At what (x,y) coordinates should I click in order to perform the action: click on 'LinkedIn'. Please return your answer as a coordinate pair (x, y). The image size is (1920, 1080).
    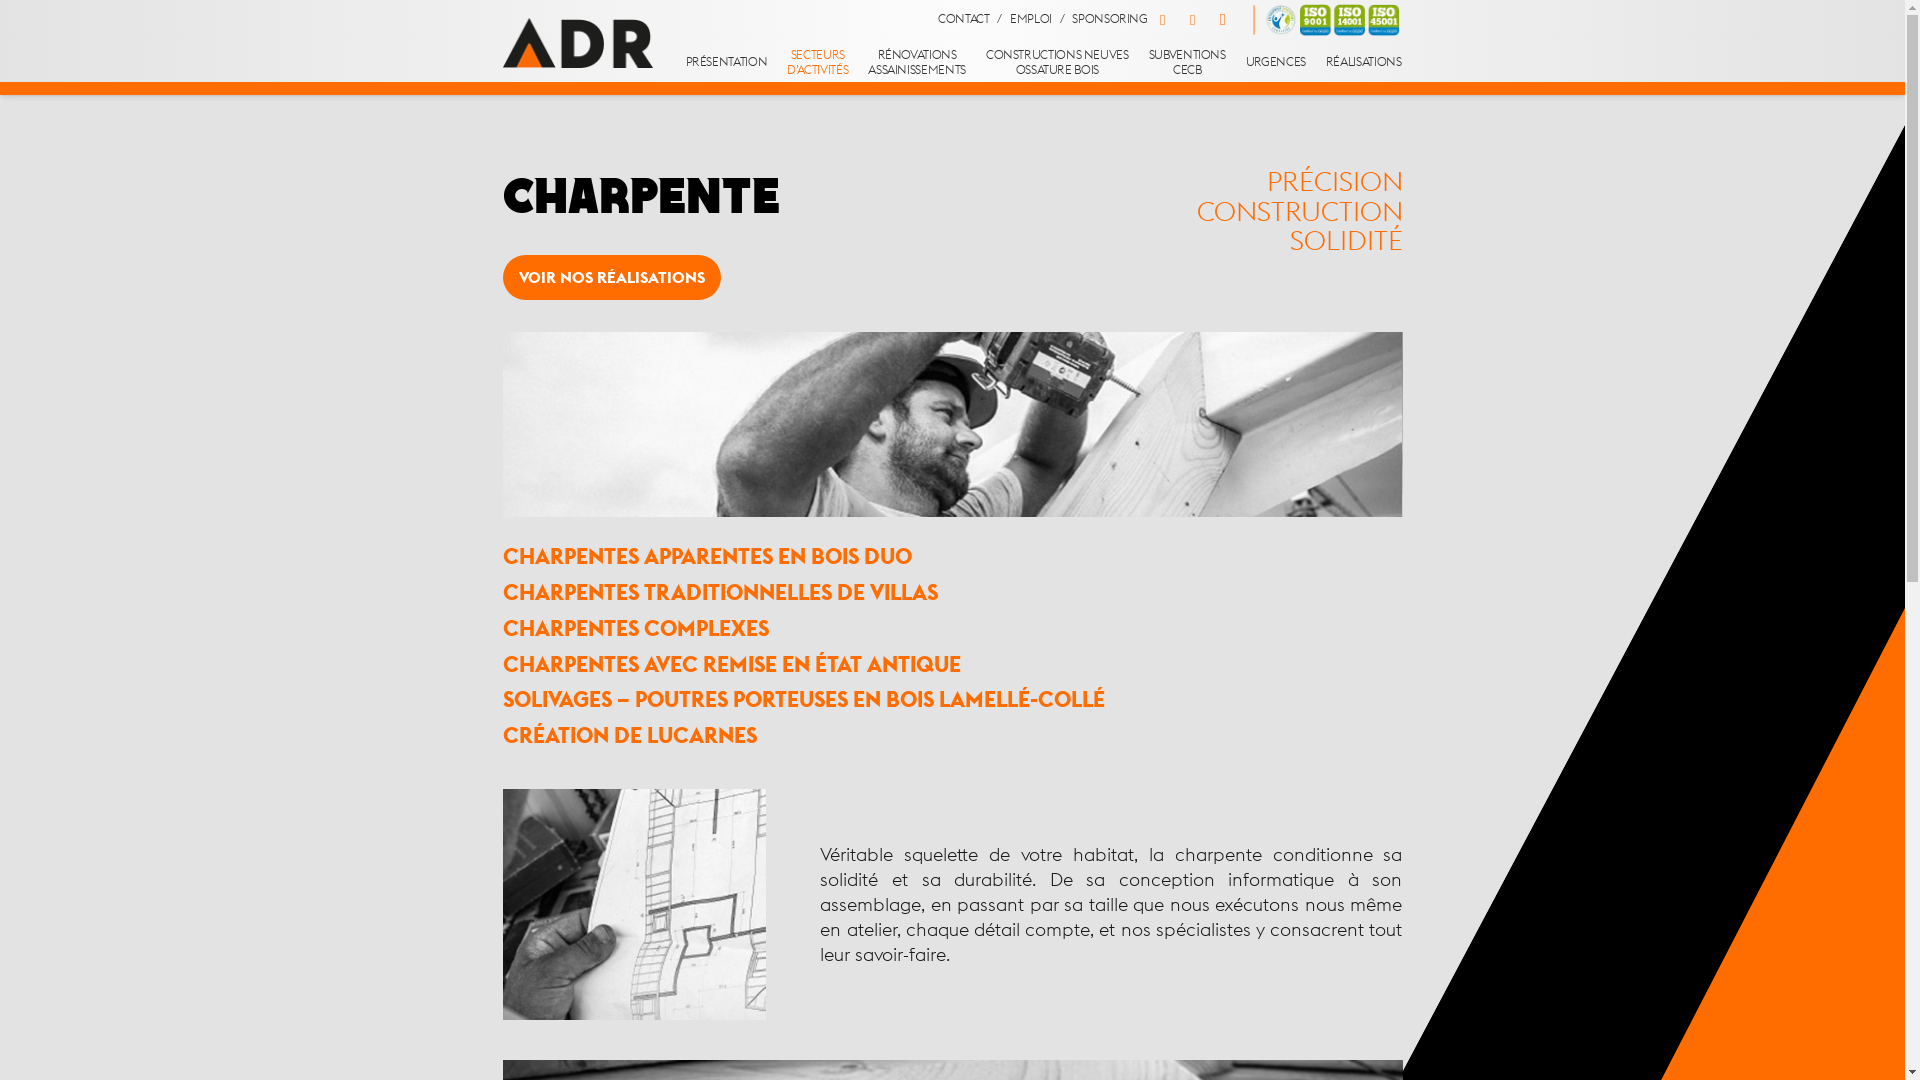
    Looking at the image, I should click on (1177, 19).